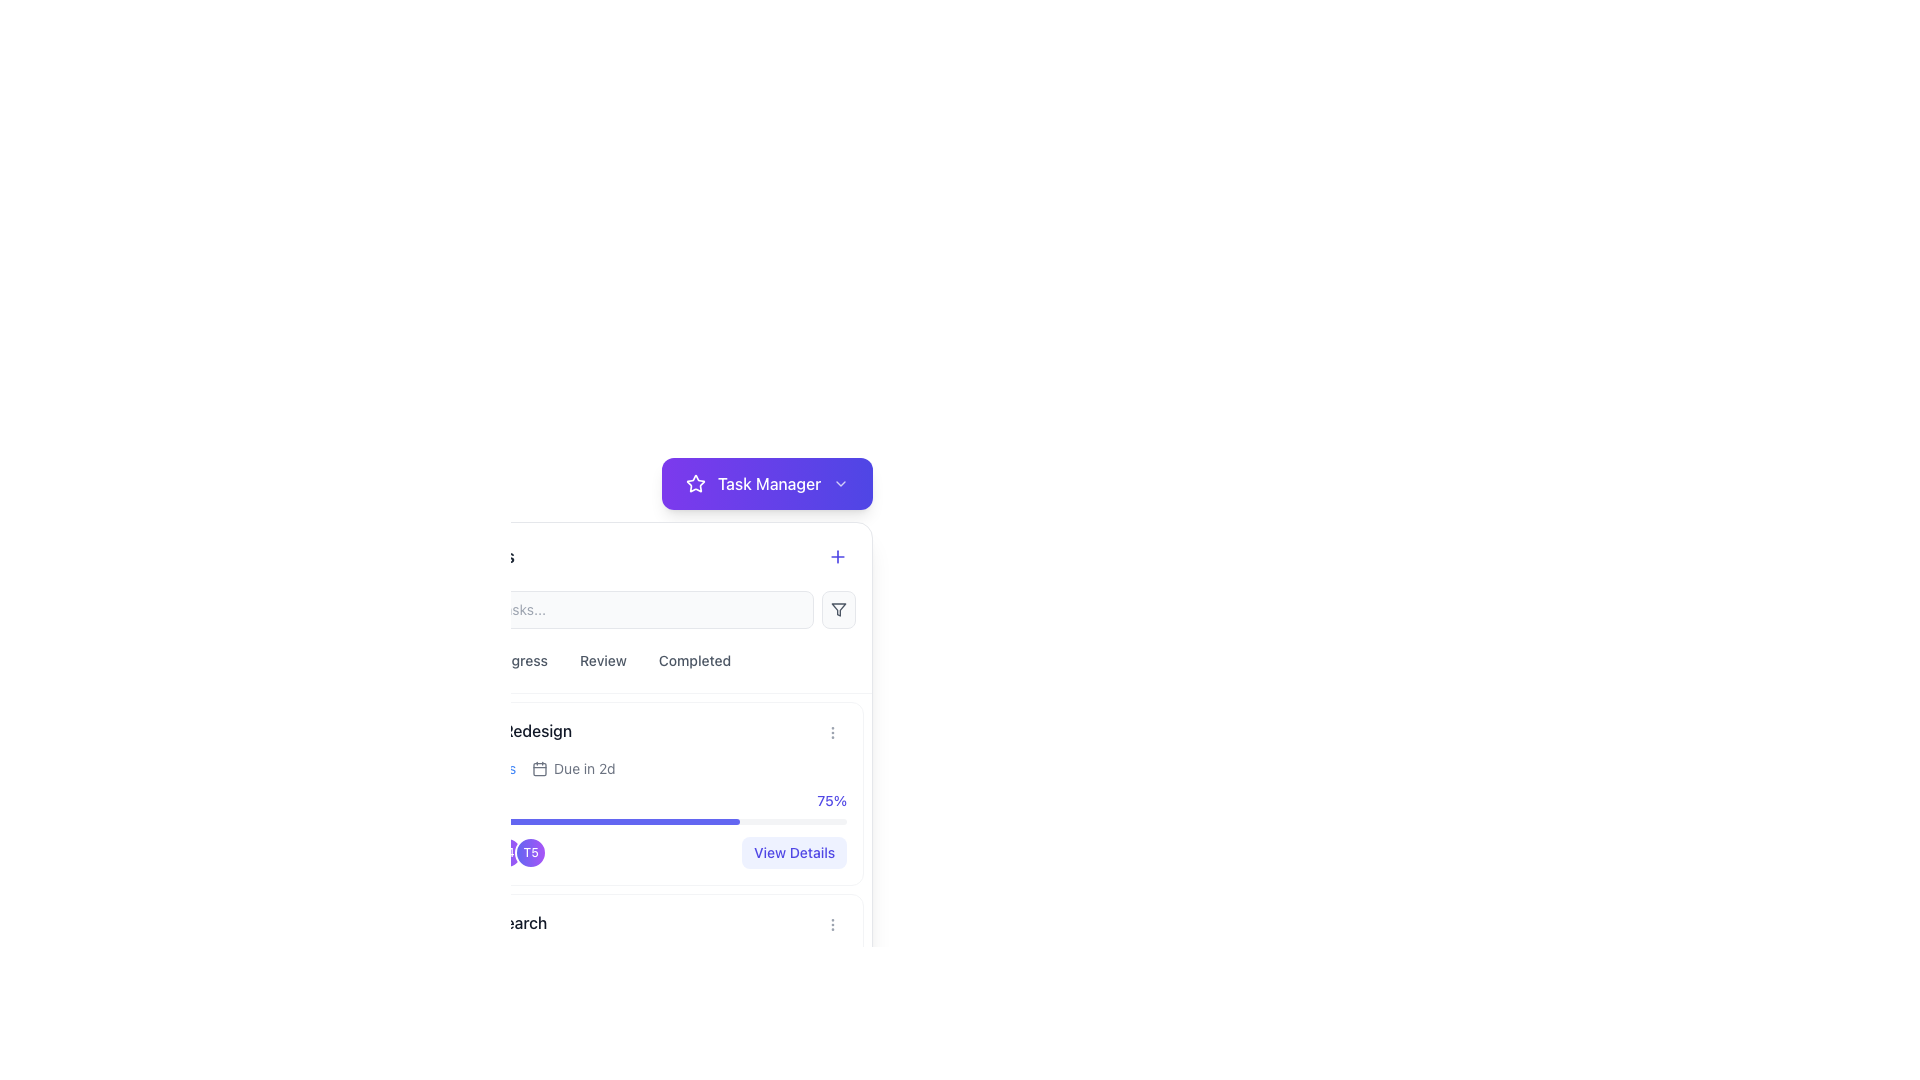 The width and height of the screenshot is (1920, 1080). I want to click on the 'In-progress' navigation button, which is the second item in a row of four labels in the navigation bar, so click(509, 660).